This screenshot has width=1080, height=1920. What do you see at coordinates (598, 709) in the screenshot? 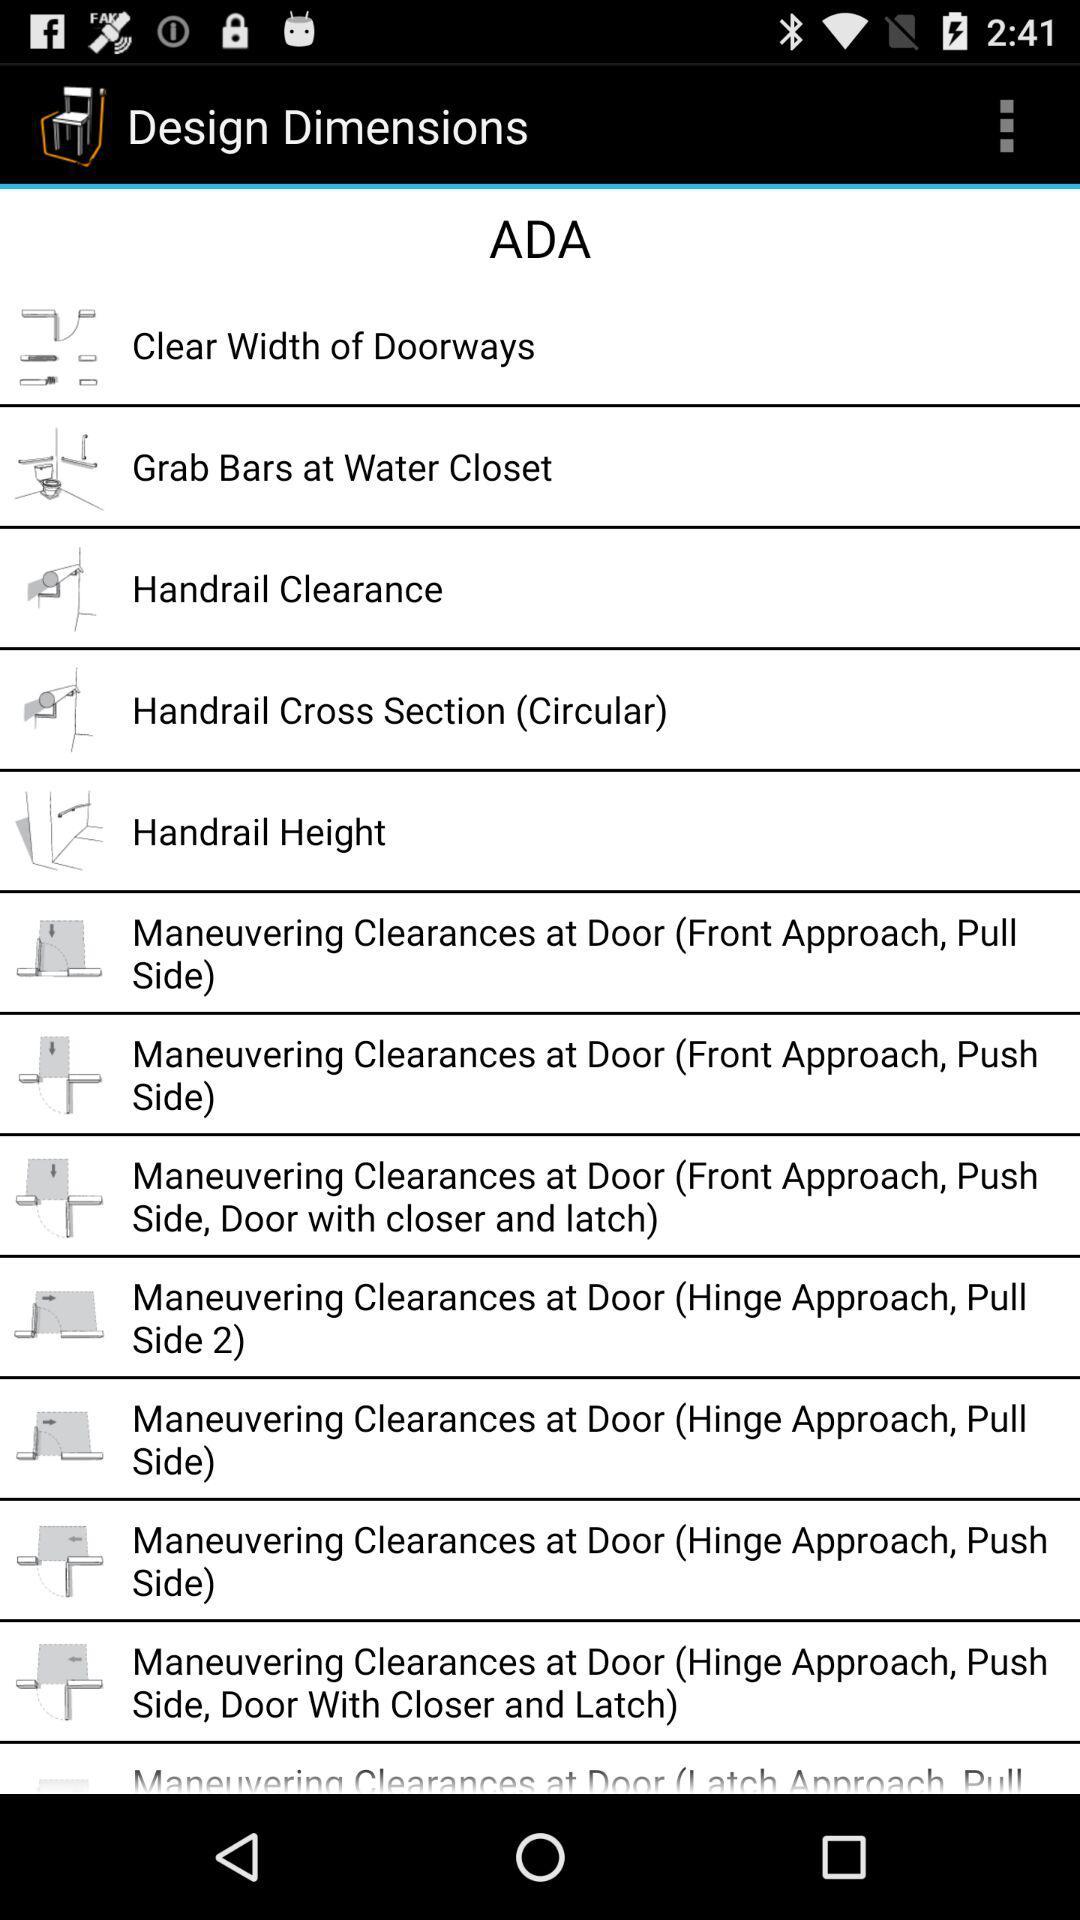
I see `handrail cross section` at bounding box center [598, 709].